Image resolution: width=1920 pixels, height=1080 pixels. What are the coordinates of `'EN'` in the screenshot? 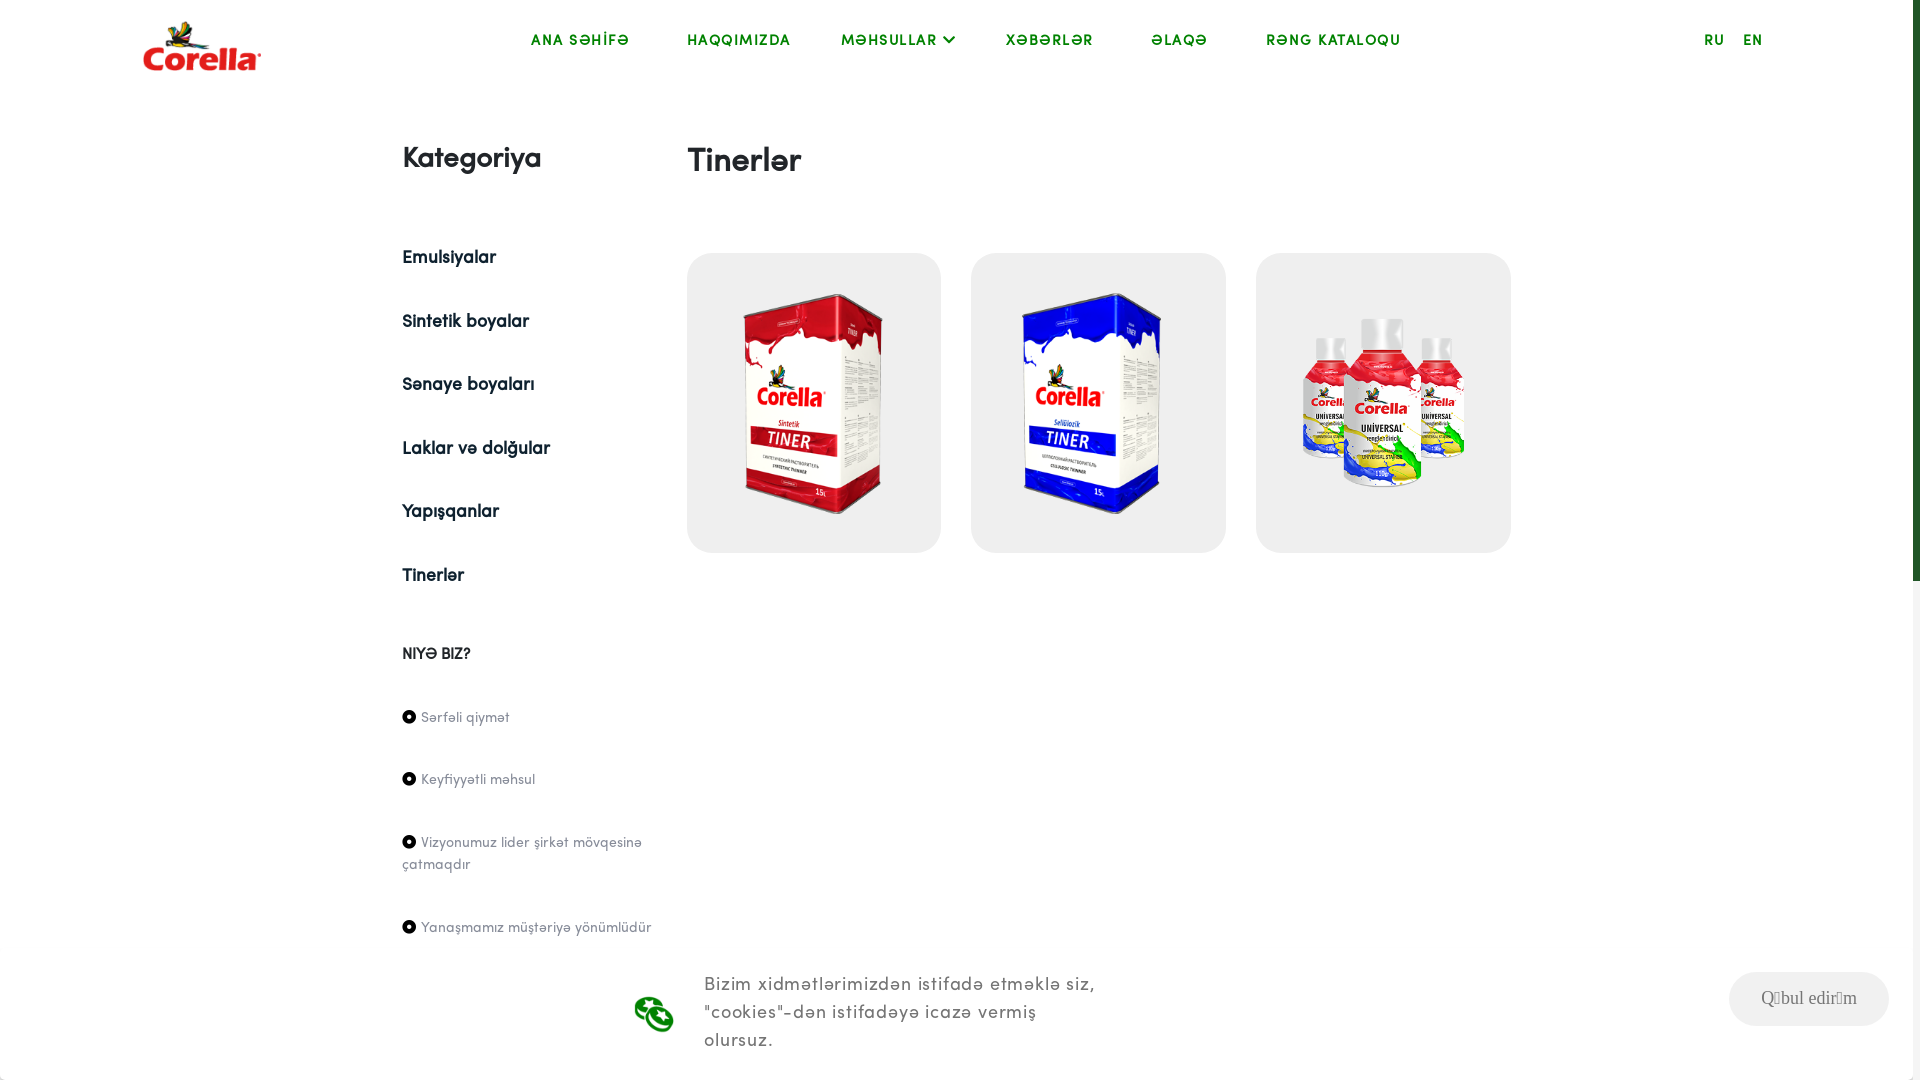 It's located at (1752, 41).